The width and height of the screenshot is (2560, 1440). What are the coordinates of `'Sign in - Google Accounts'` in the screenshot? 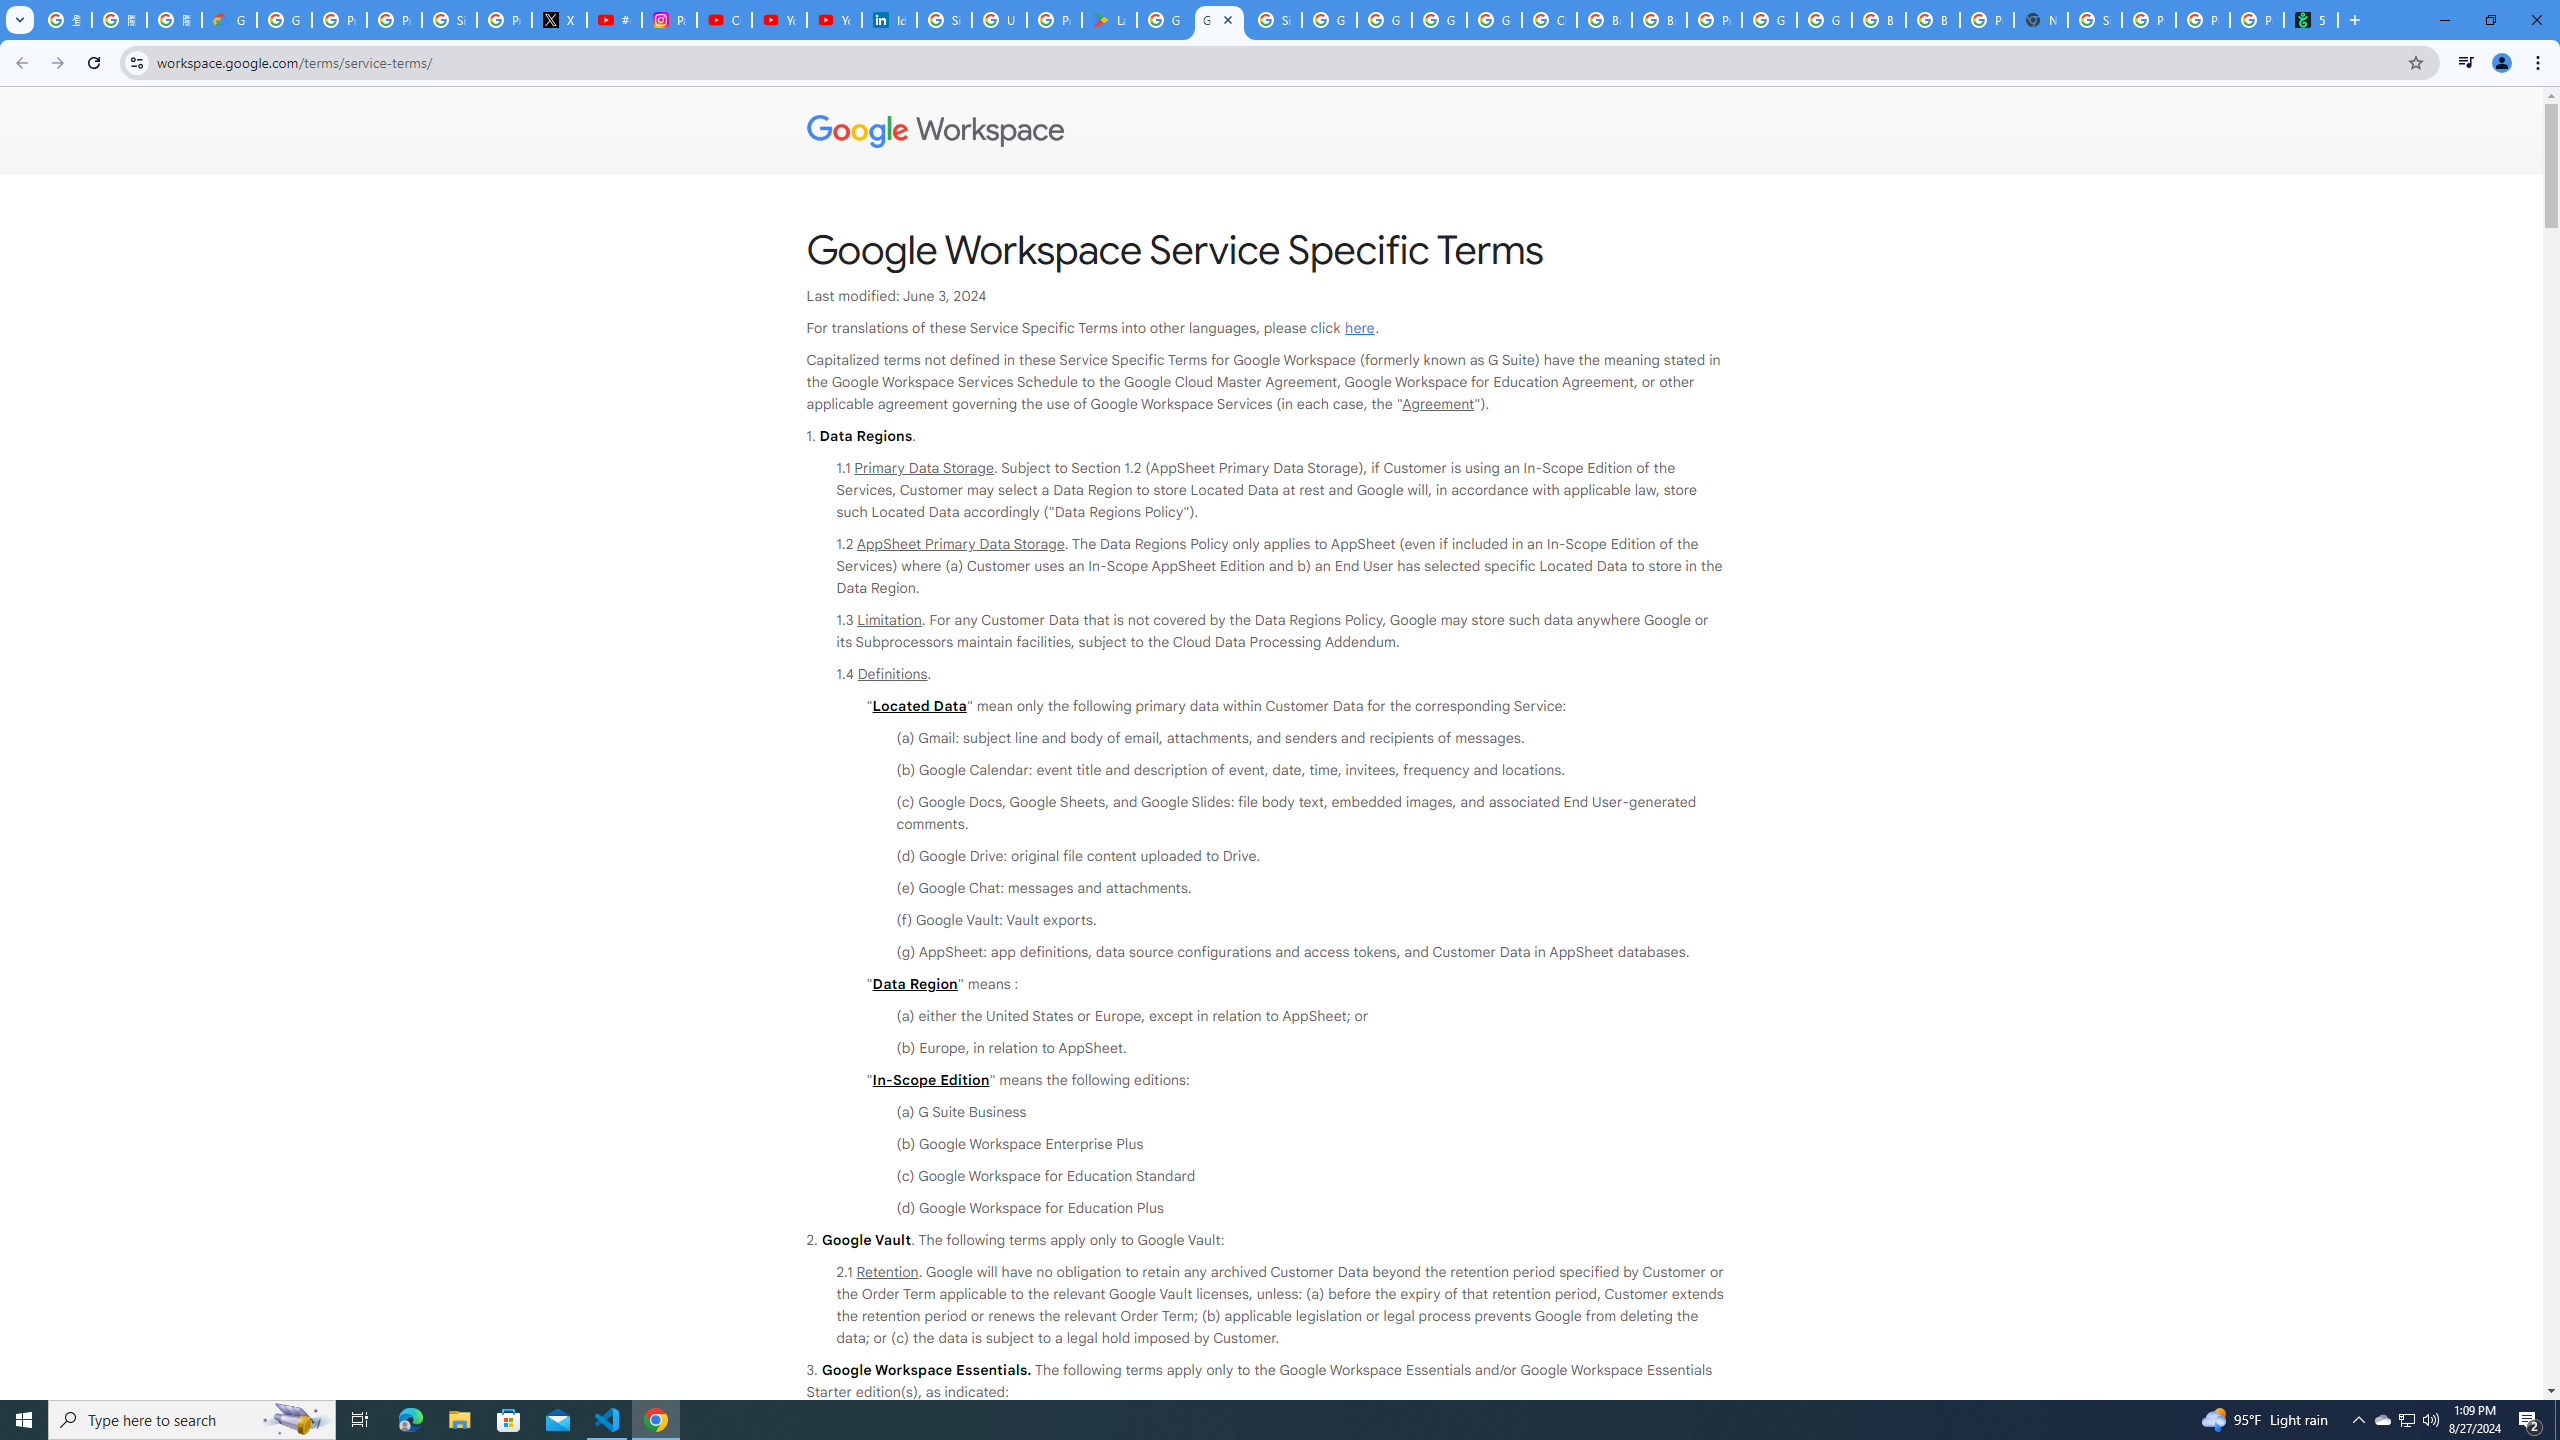 It's located at (943, 19).